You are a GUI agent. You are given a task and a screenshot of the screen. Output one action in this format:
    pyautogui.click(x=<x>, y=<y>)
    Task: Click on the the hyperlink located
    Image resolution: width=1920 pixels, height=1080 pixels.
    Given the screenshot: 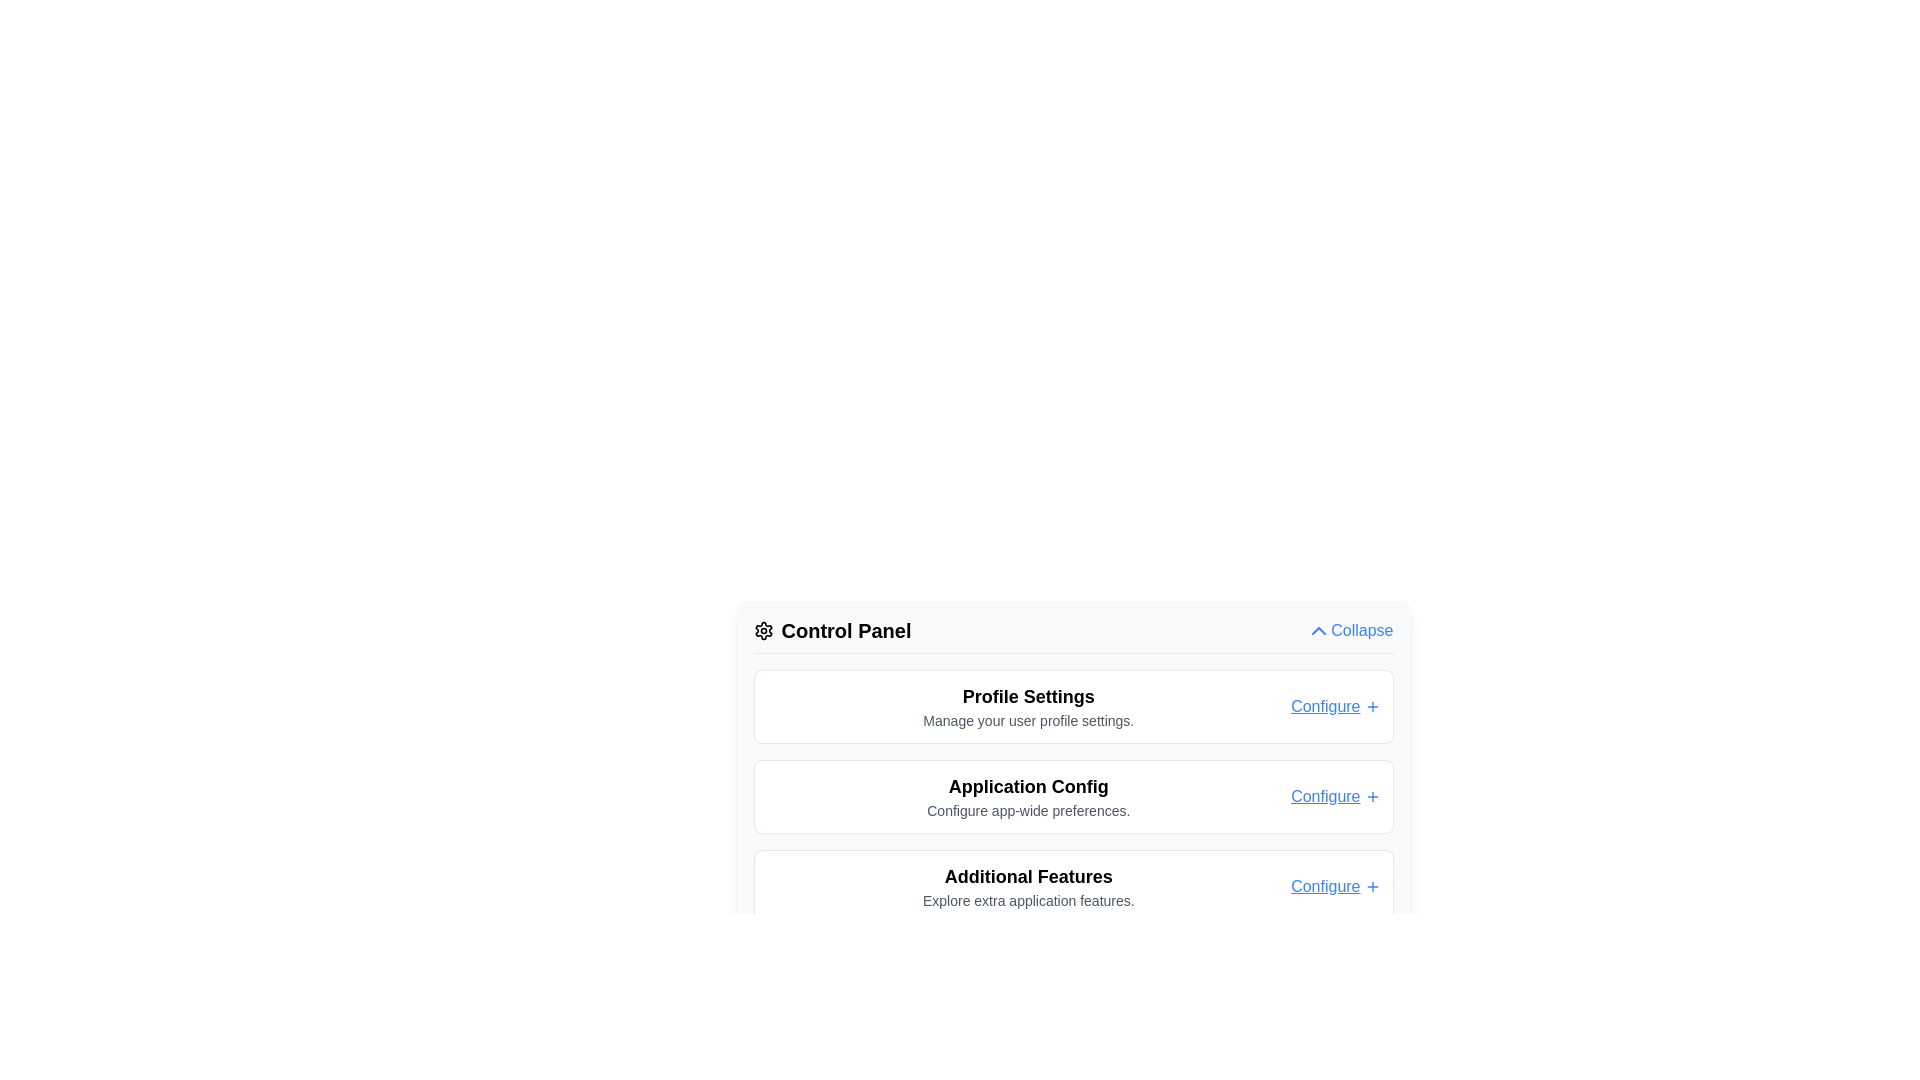 What is the action you would take?
    pyautogui.click(x=1334, y=705)
    